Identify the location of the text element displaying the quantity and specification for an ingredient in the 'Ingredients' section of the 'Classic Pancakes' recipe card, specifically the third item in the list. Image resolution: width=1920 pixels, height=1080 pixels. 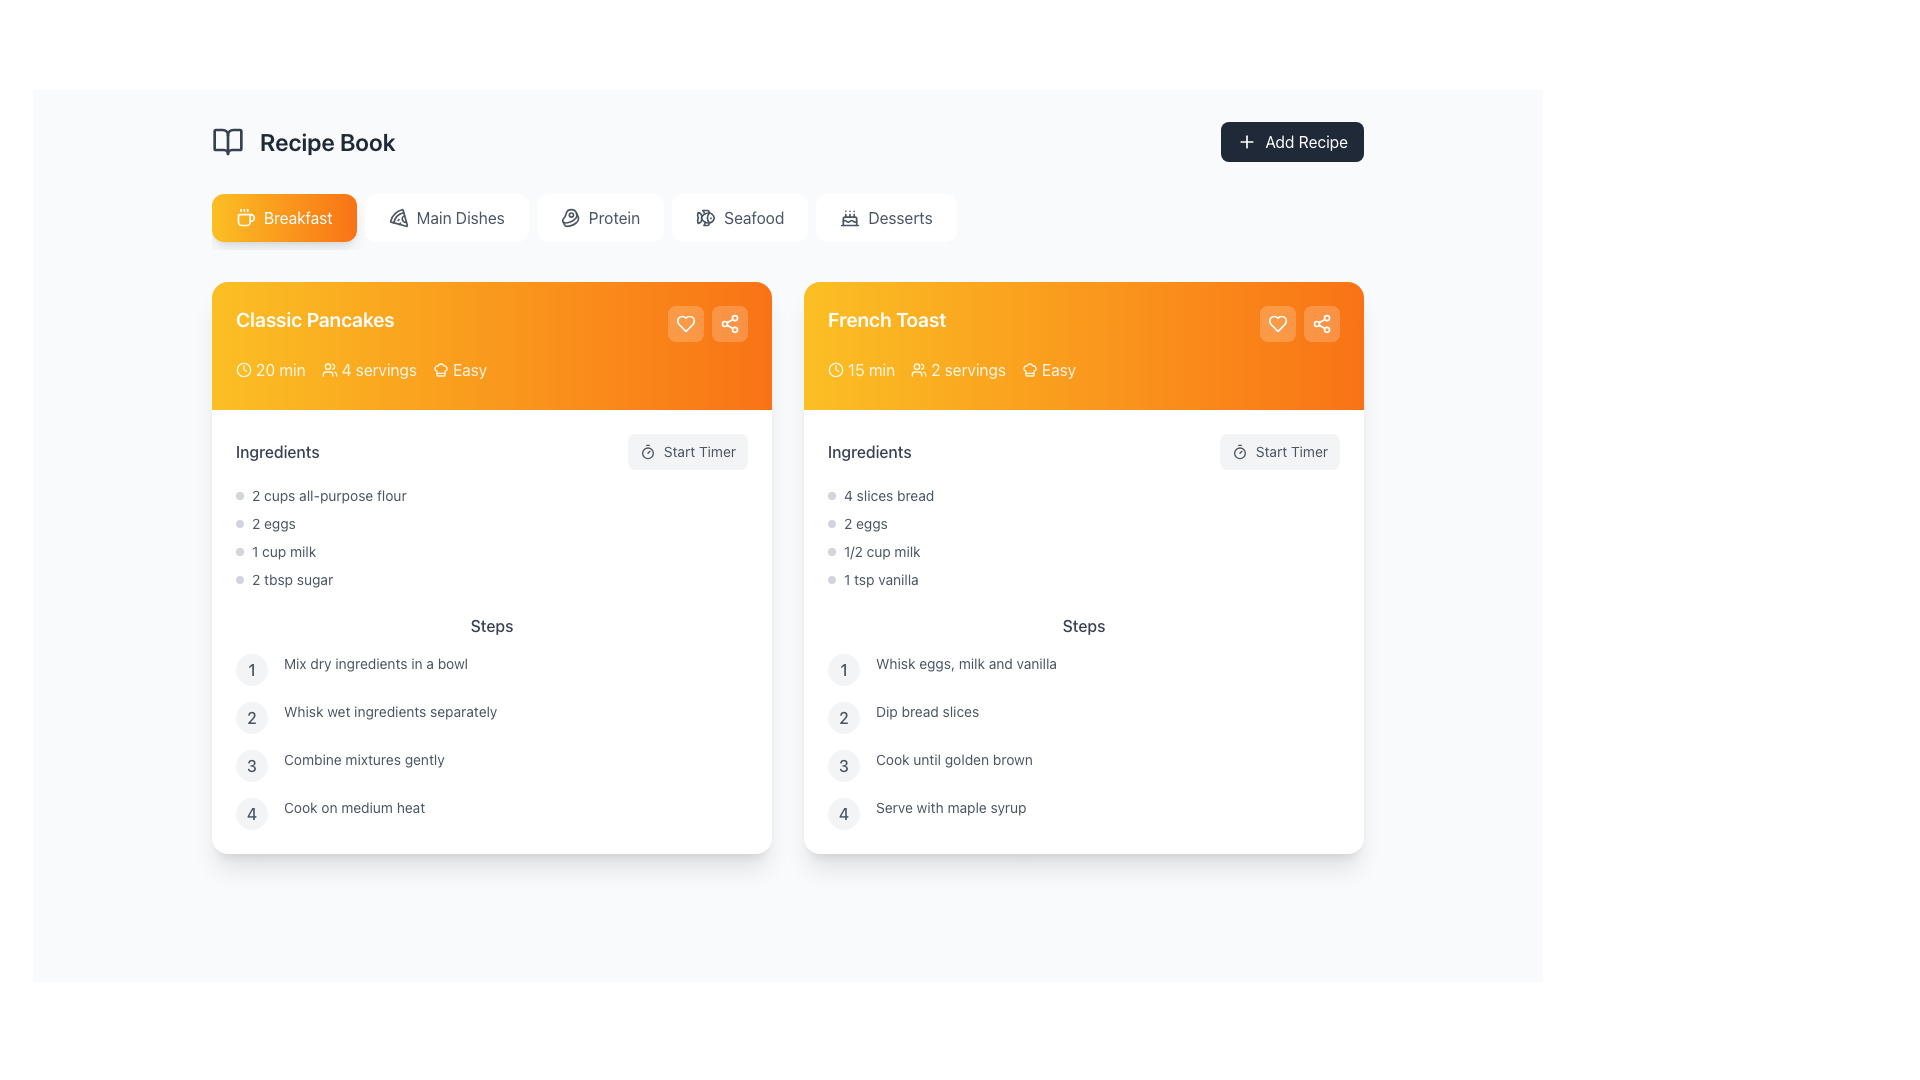
(283, 551).